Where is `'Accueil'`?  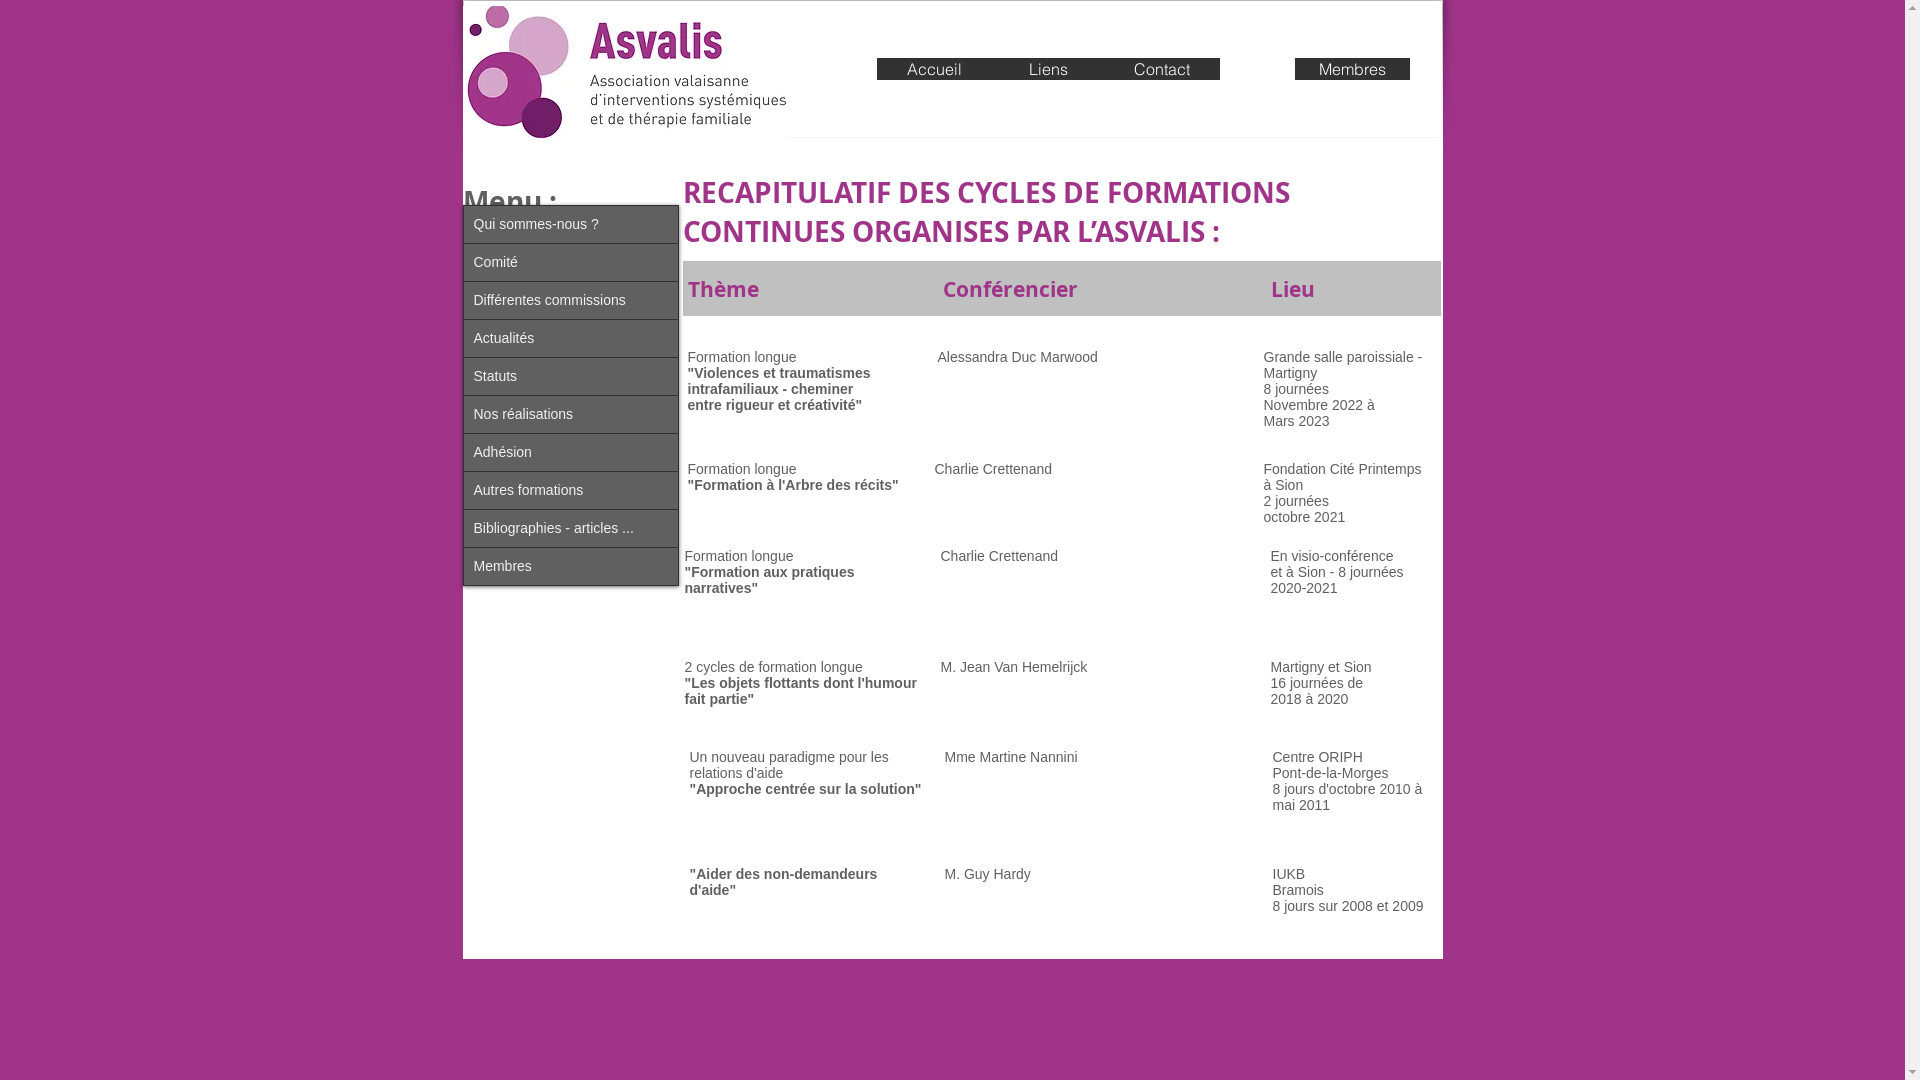 'Accueil' is located at coordinates (932, 68).